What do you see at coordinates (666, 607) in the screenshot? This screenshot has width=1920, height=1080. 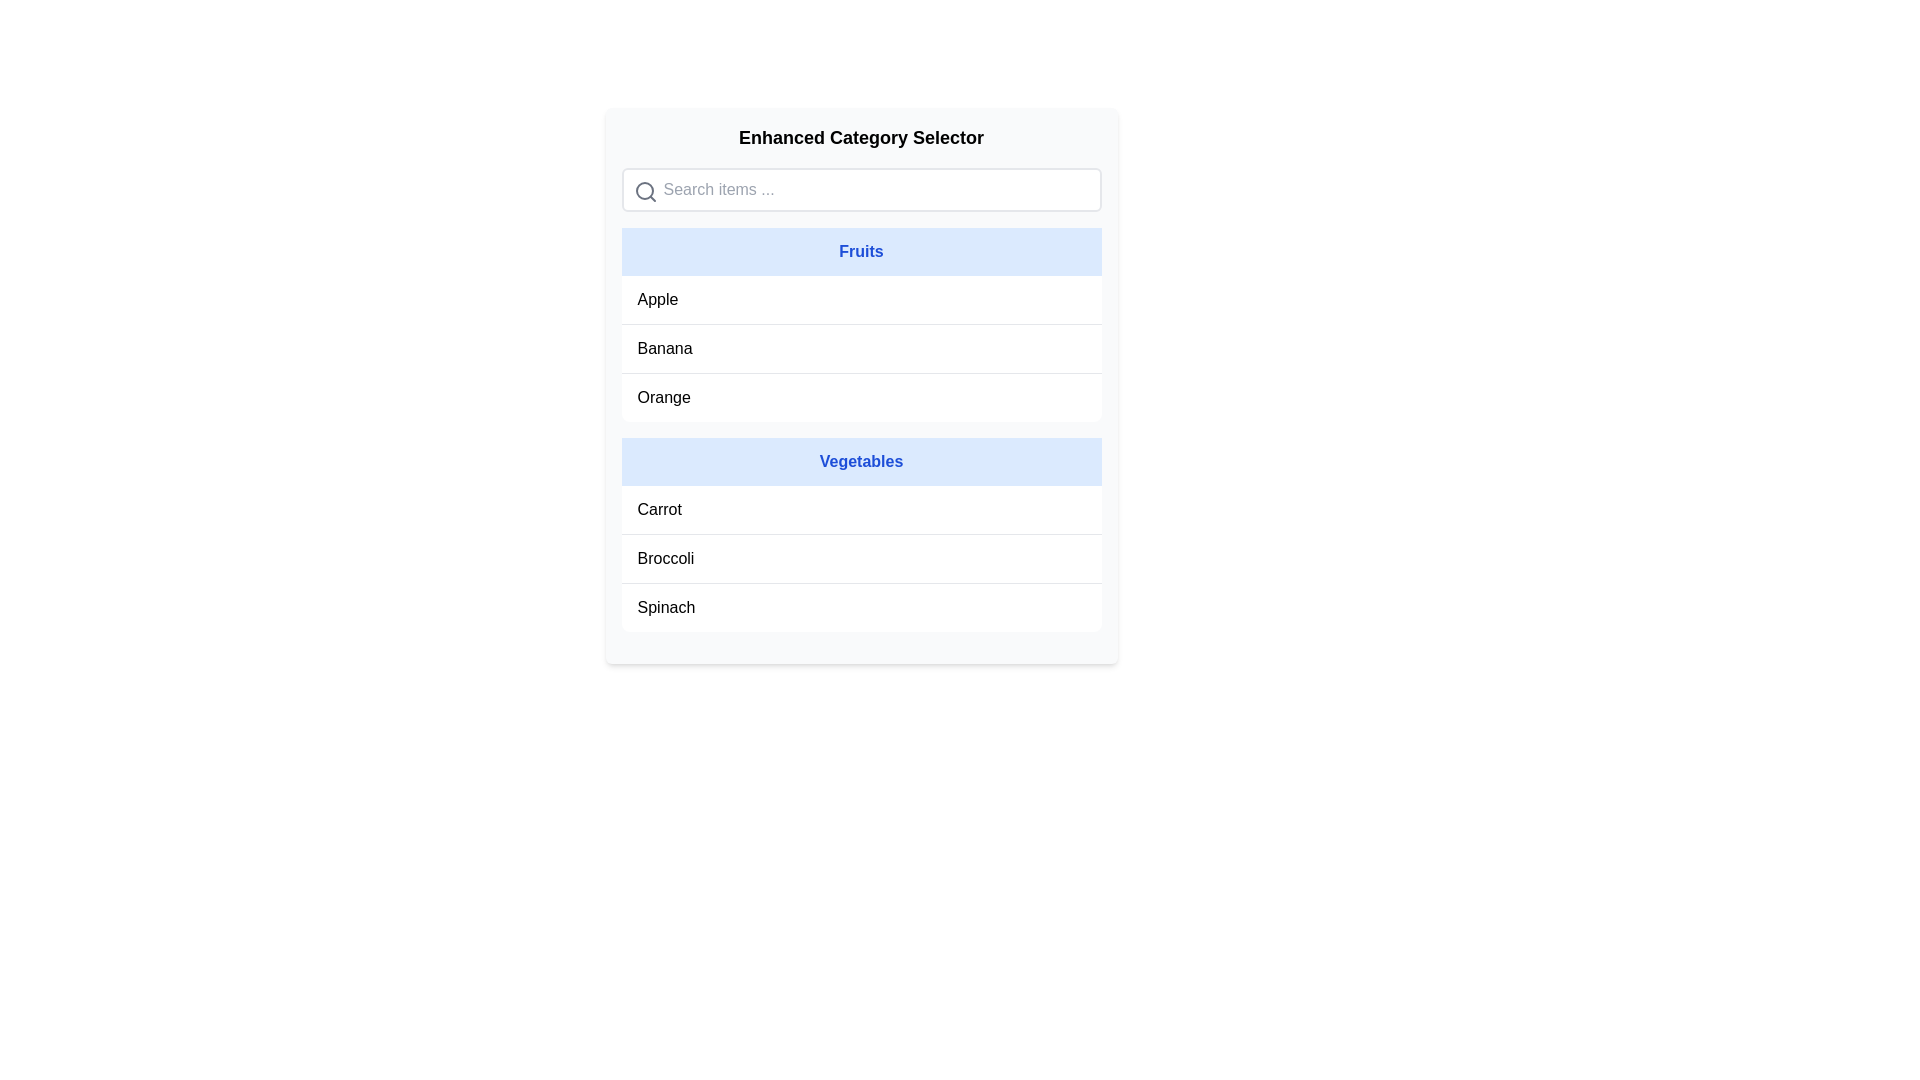 I see `the text label displaying 'Spinach'` at bounding box center [666, 607].